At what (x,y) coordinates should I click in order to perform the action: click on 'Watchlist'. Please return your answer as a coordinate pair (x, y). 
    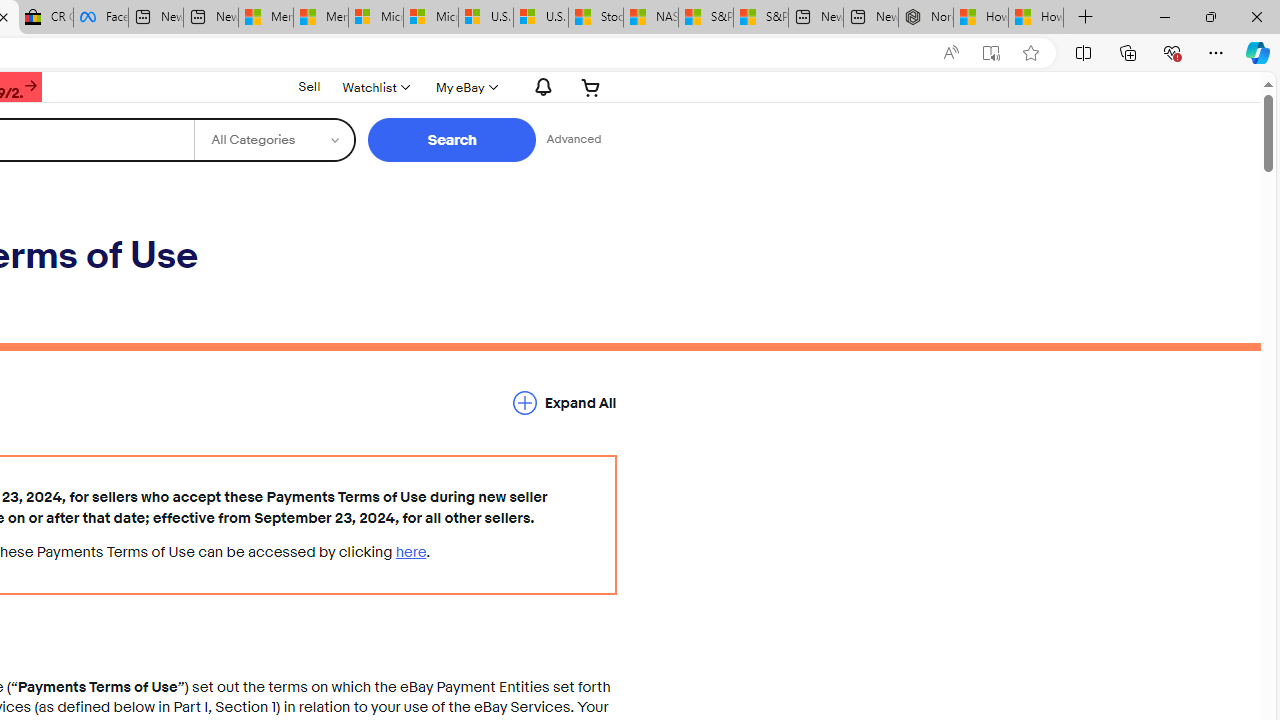
    Looking at the image, I should click on (375, 86).